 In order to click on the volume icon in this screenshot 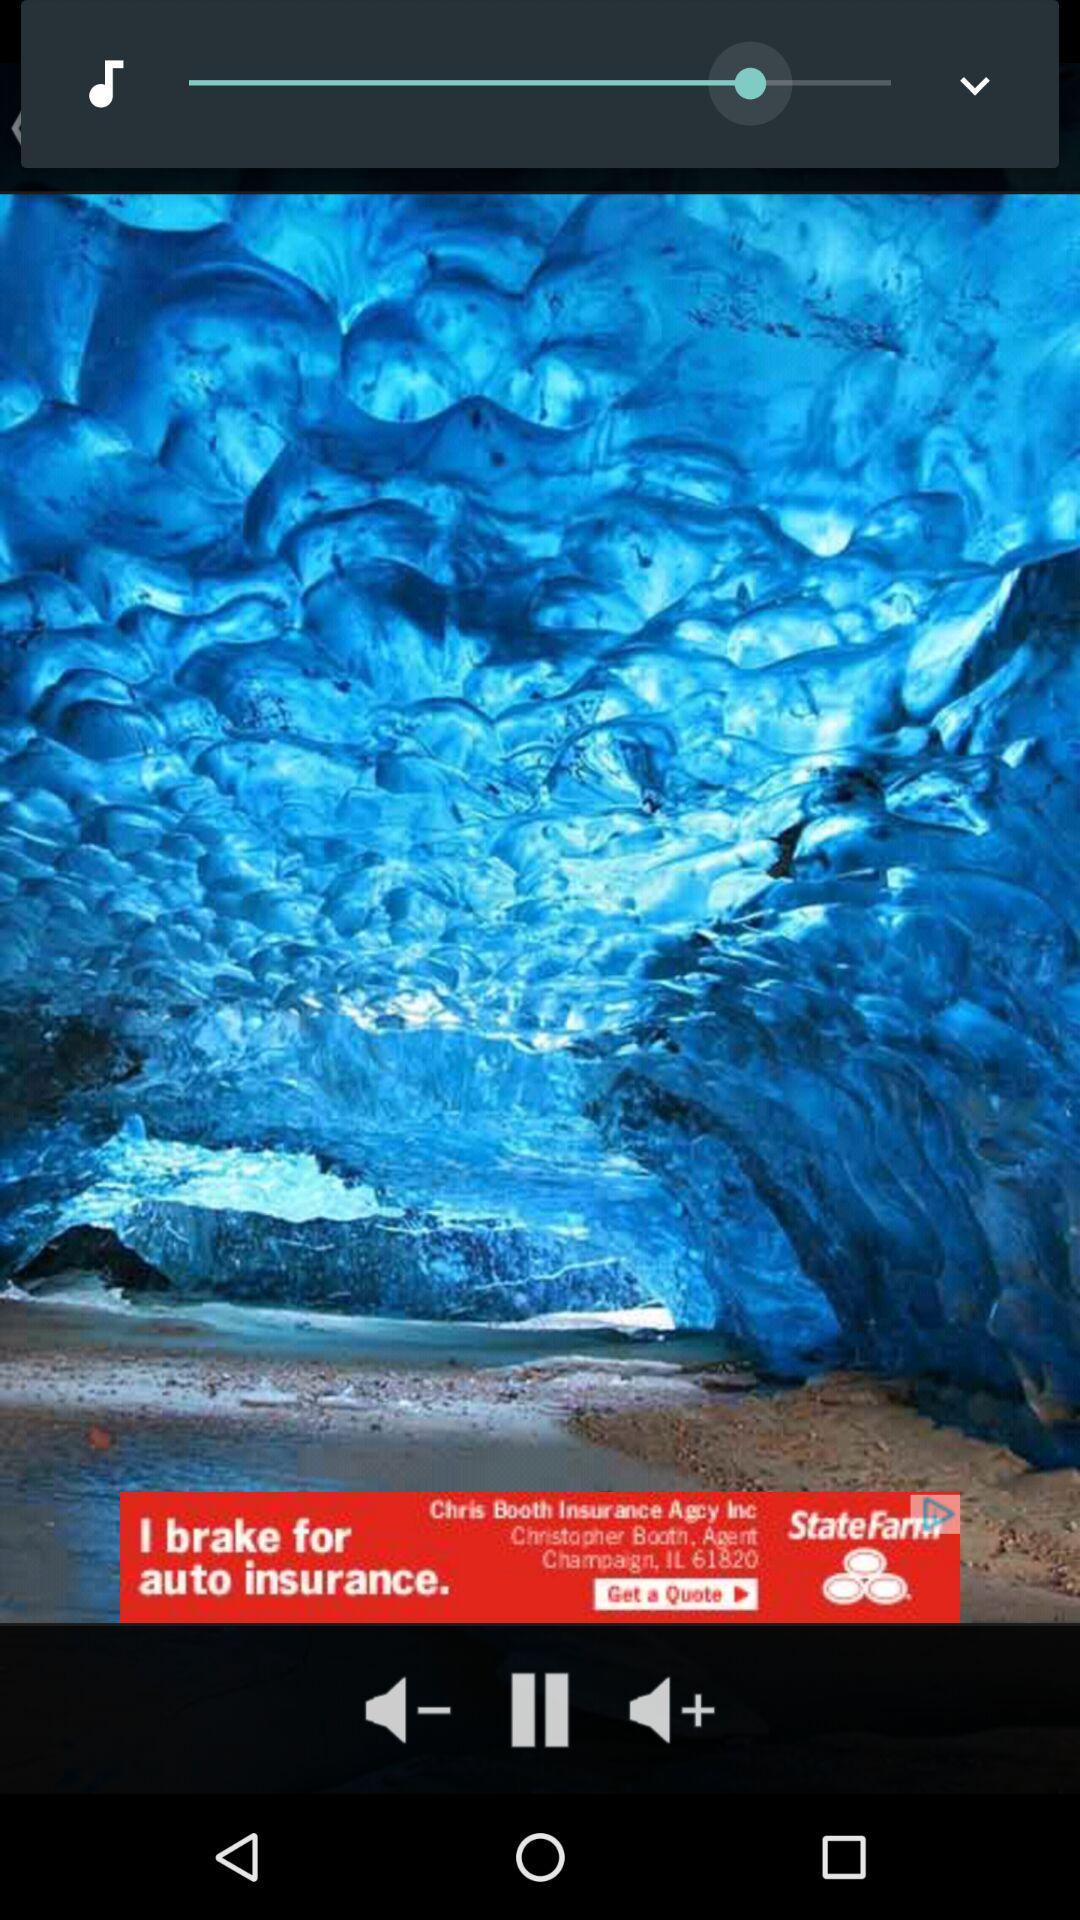, I will do `click(671, 1708)`.